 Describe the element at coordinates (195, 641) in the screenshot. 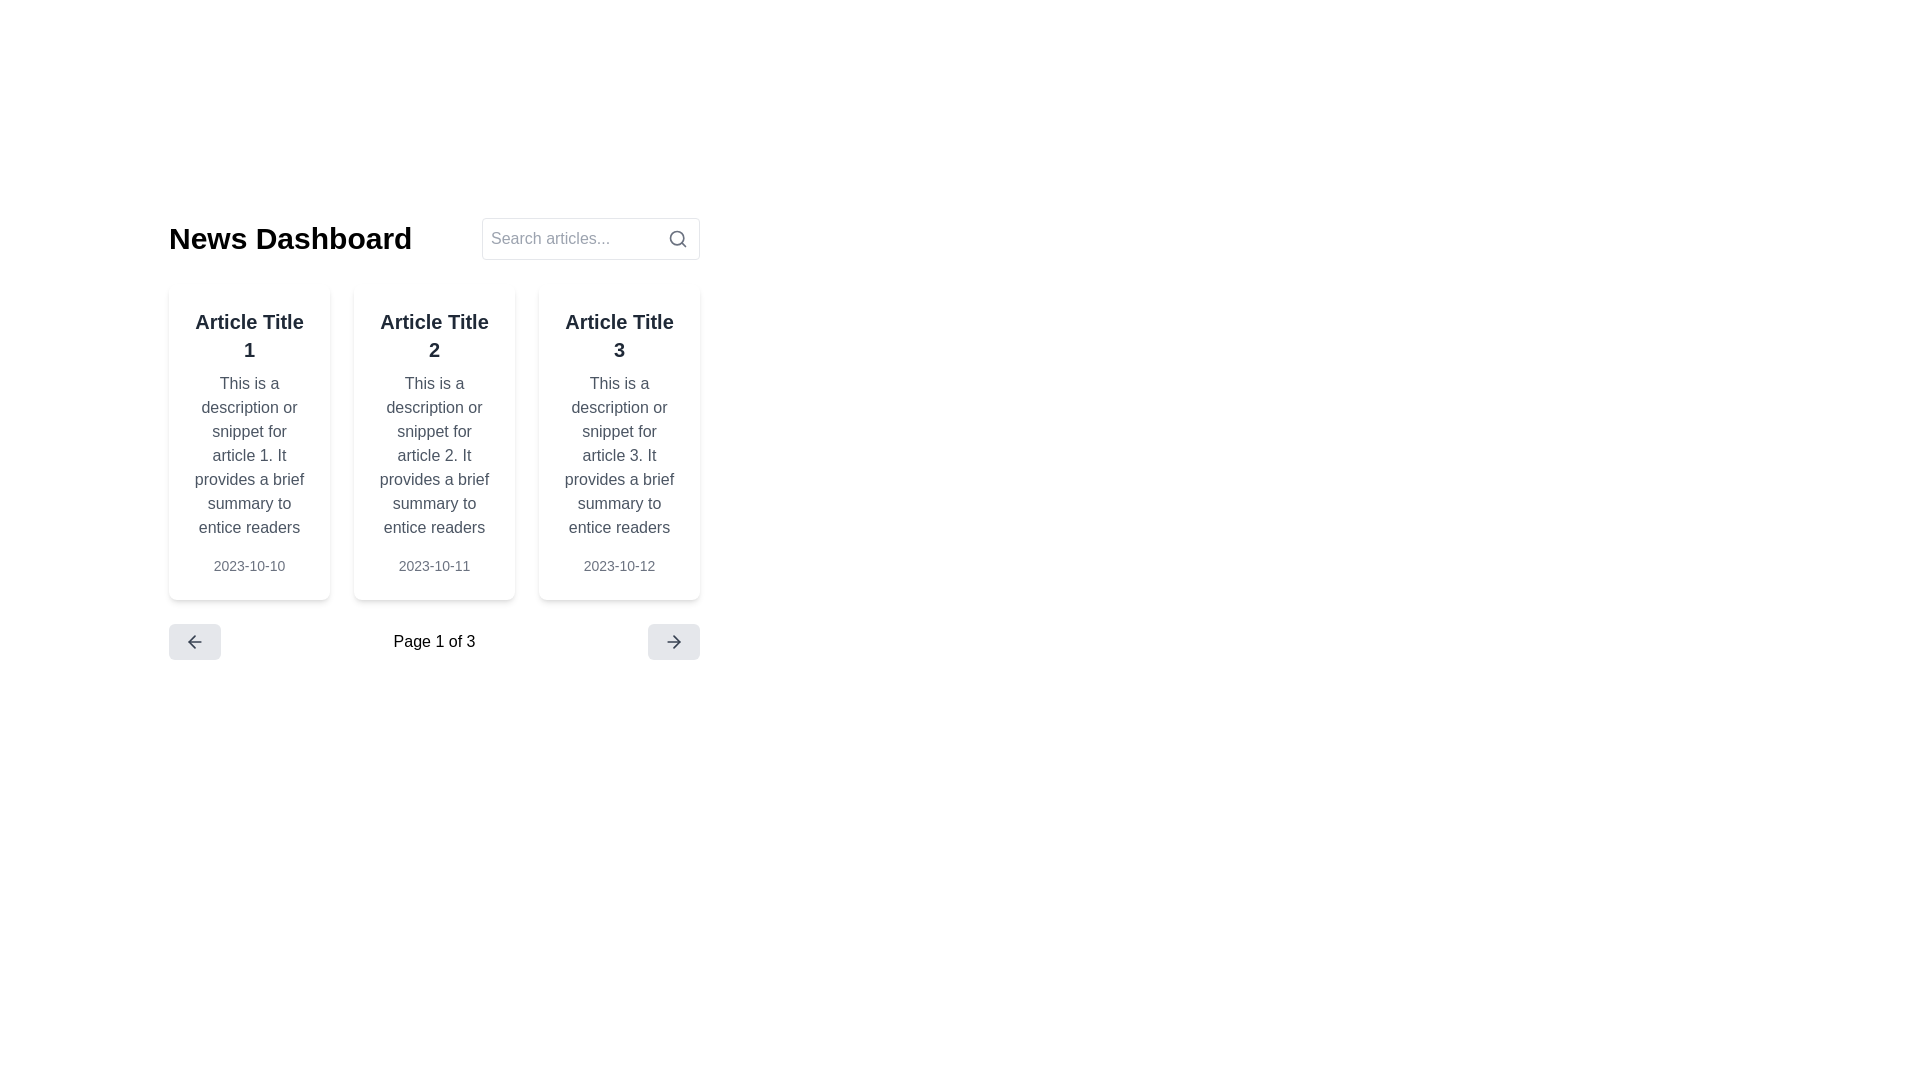

I see `the back navigation button icon located in the bottom left corner of the main interface` at that location.